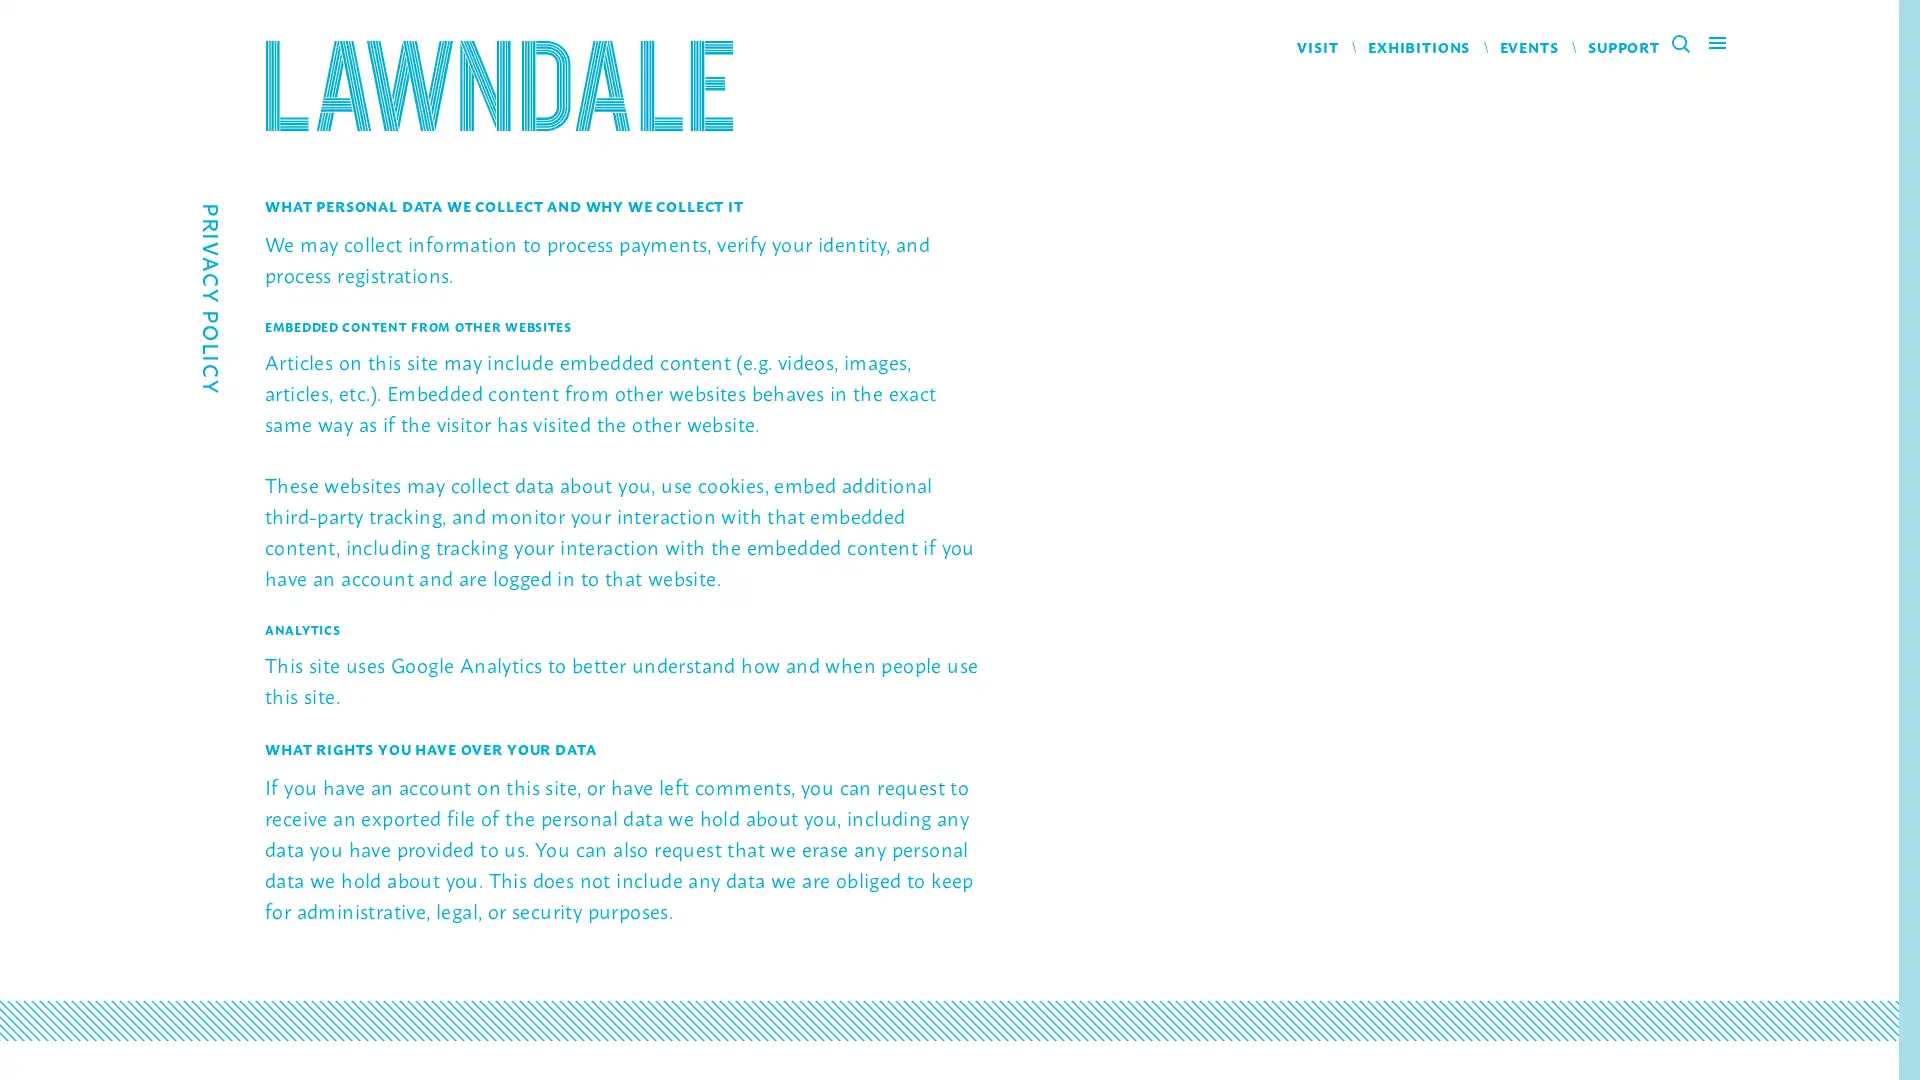 Image resolution: width=1920 pixels, height=1080 pixels. What do you see at coordinates (1716, 46) in the screenshot?
I see `Main Menu` at bounding box center [1716, 46].